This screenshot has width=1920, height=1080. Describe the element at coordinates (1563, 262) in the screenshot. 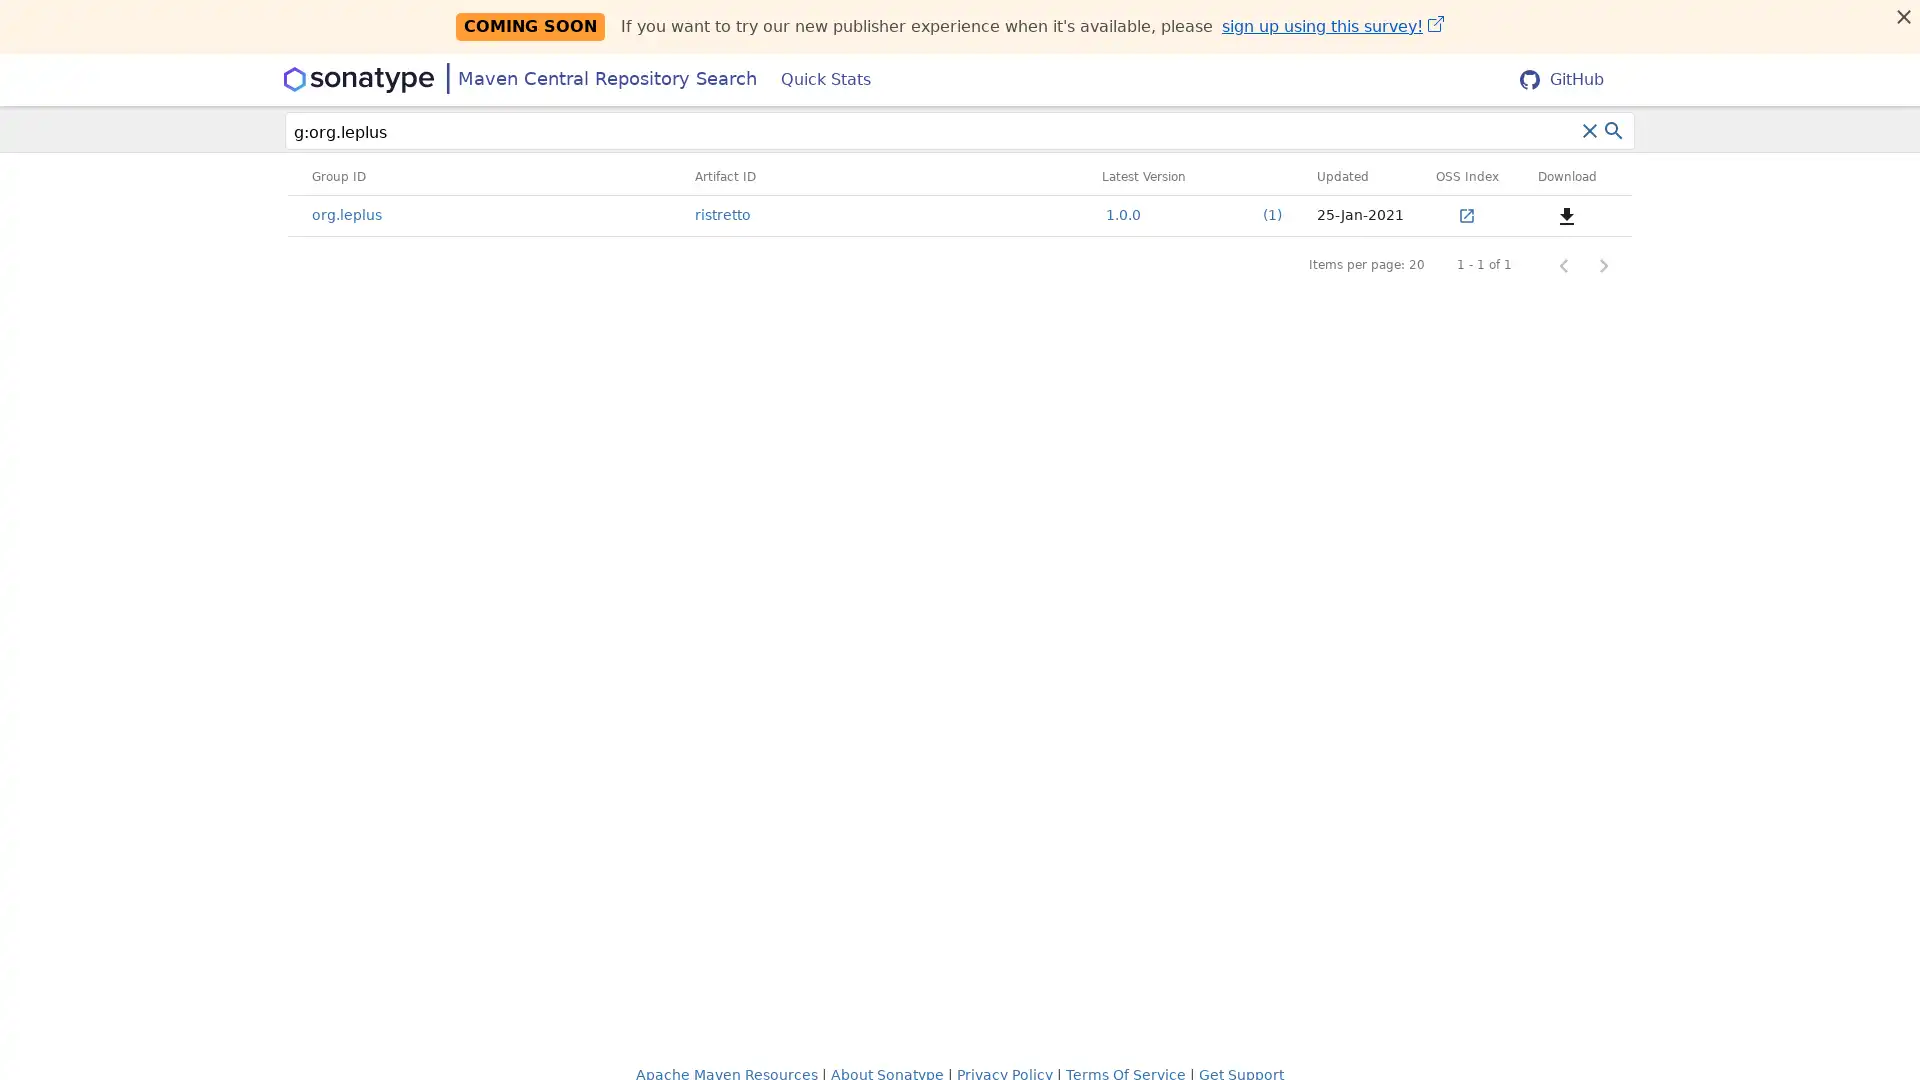

I see `Previous page` at that location.